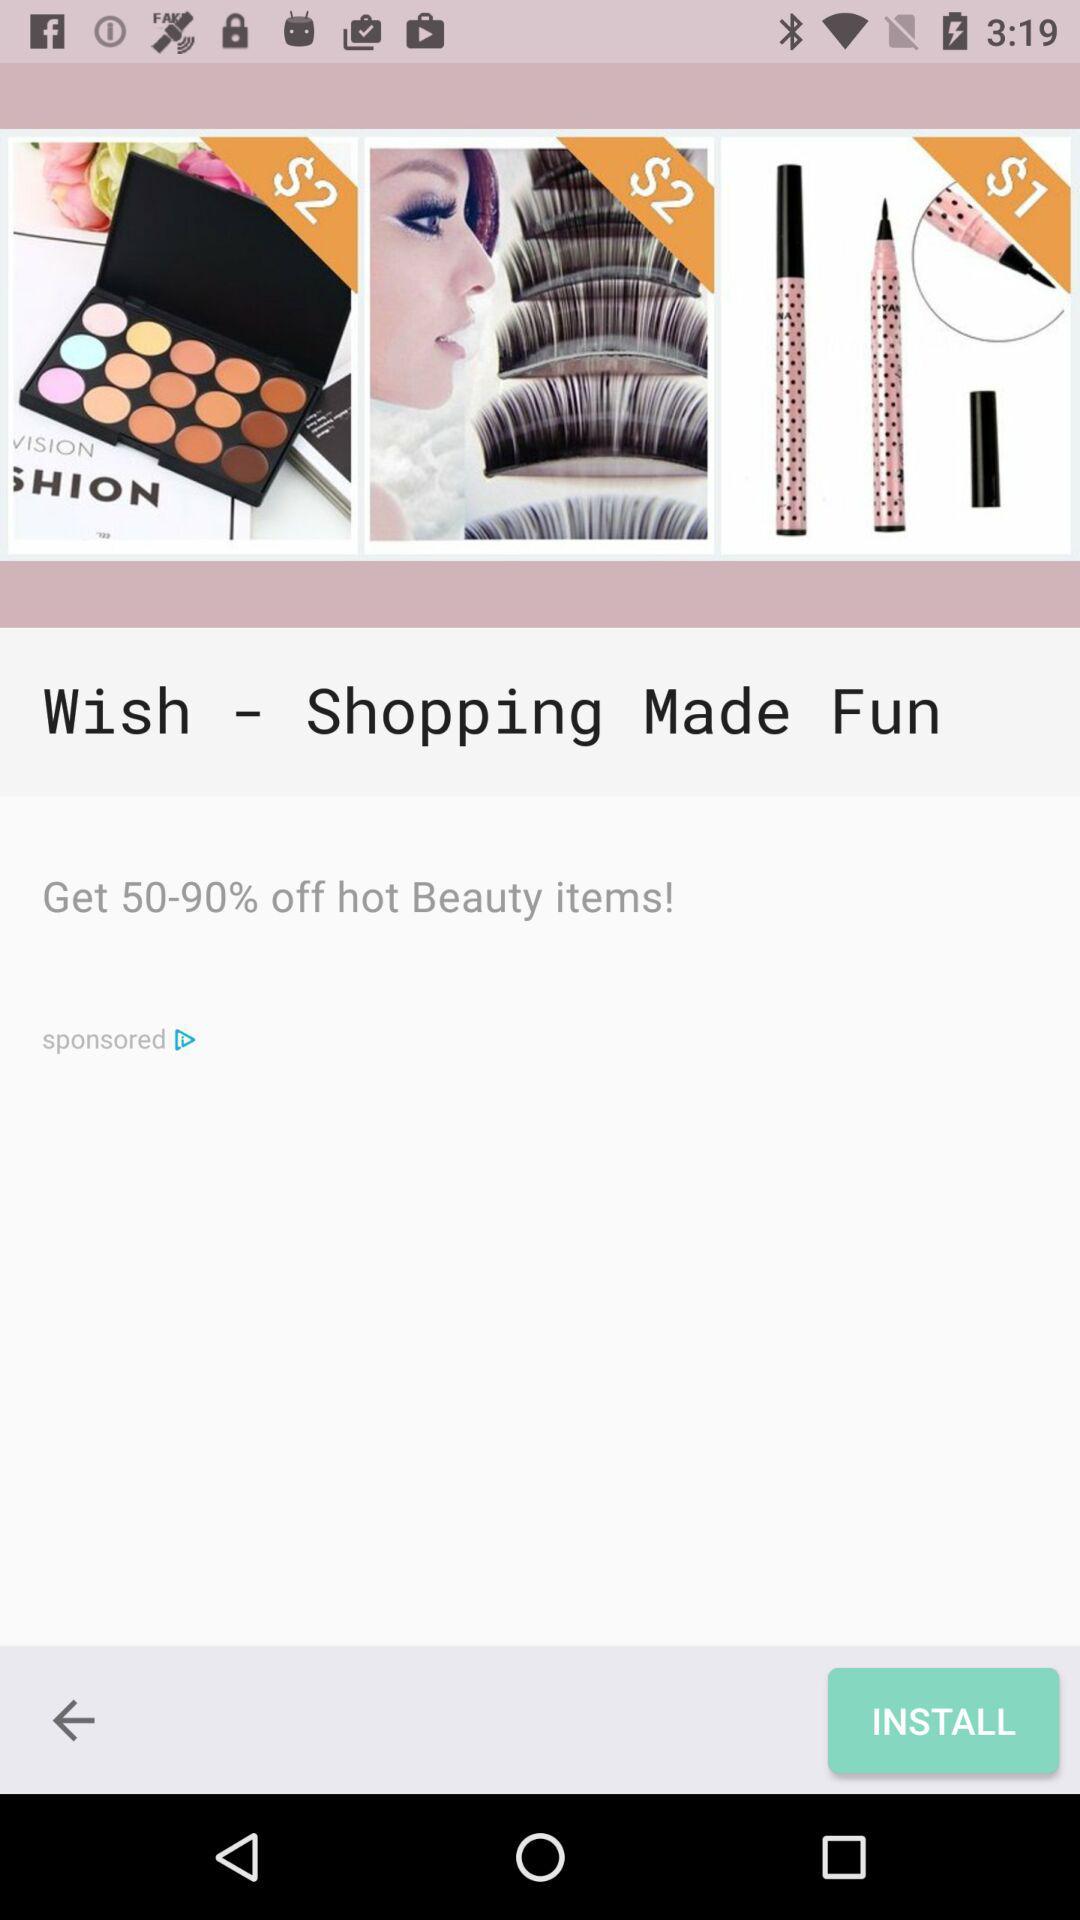  What do you see at coordinates (72, 1719) in the screenshot?
I see `icon to the left of install` at bounding box center [72, 1719].